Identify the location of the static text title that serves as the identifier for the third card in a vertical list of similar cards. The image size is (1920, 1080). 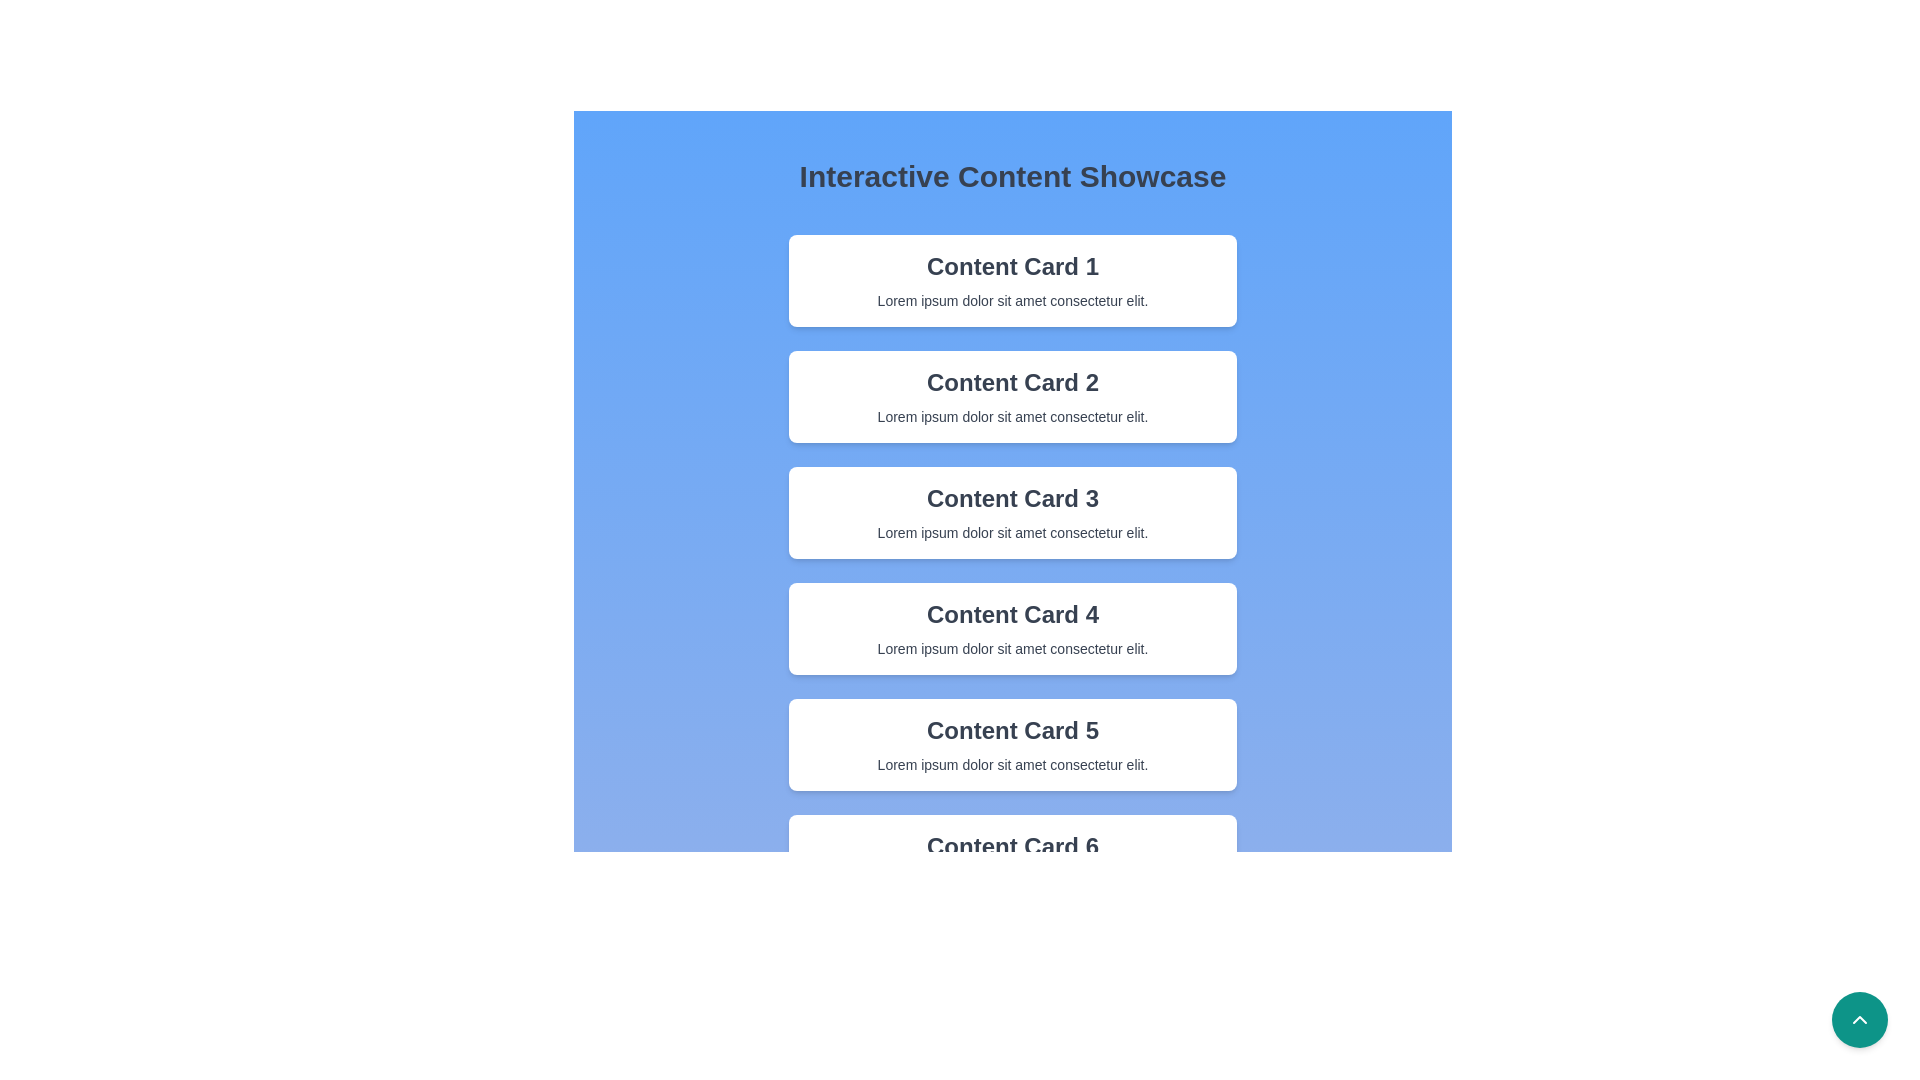
(1012, 497).